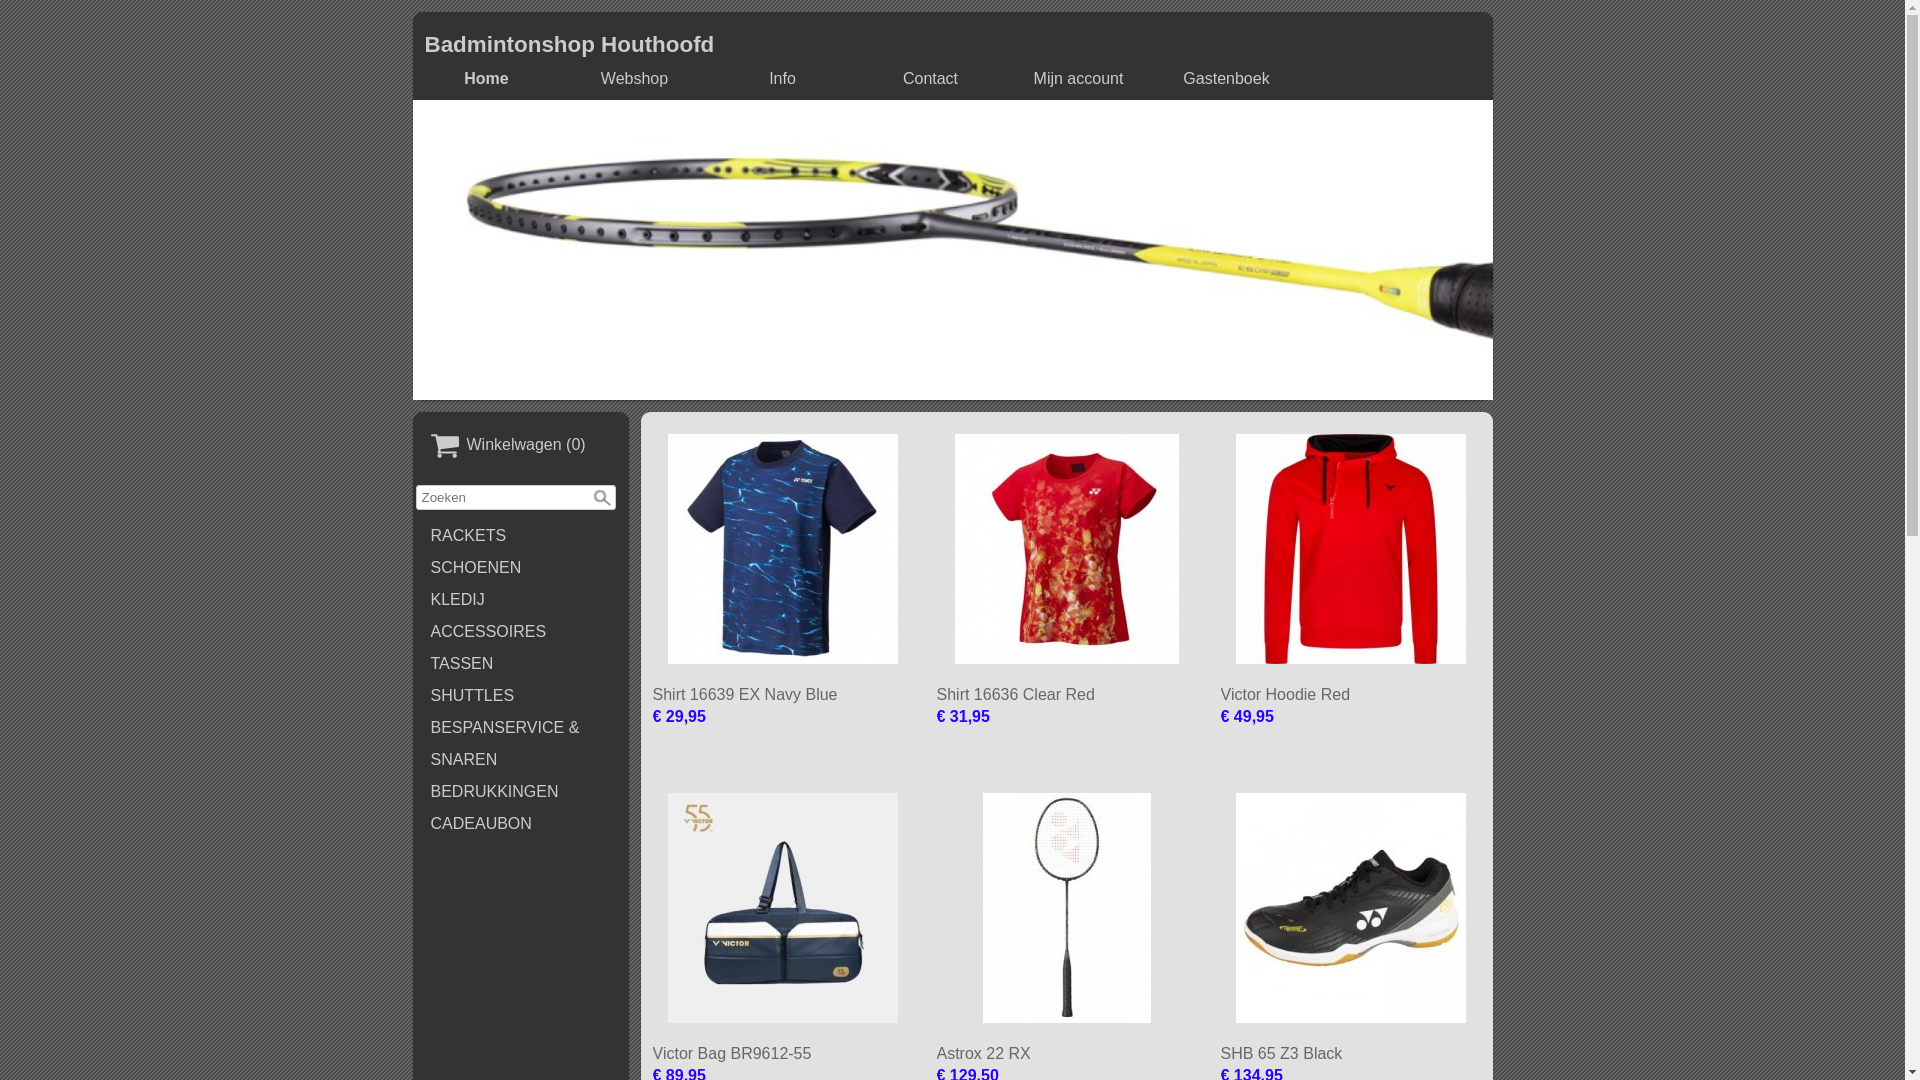 The image size is (1920, 1080). I want to click on 'Contact', so click(862, 77).